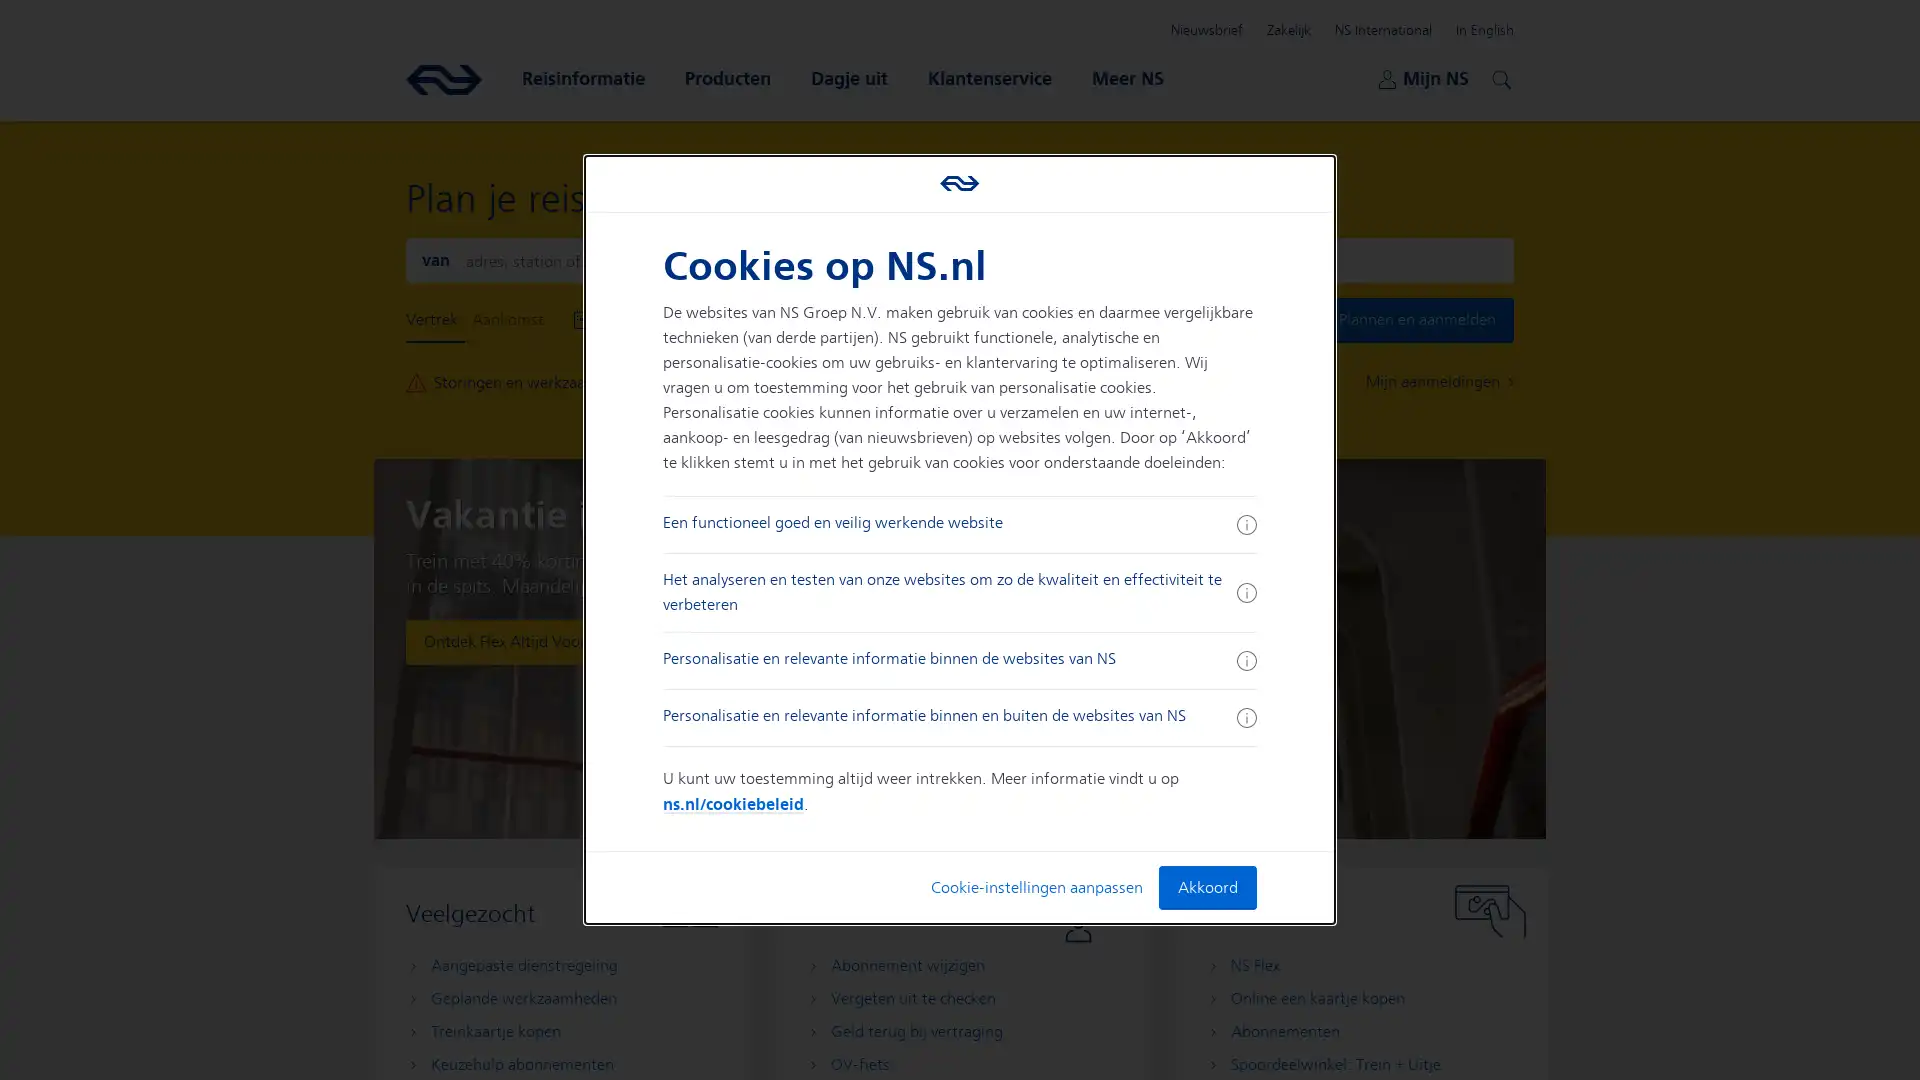  I want to click on Wissel aankomst en vertrek locaties om, so click(958, 259).